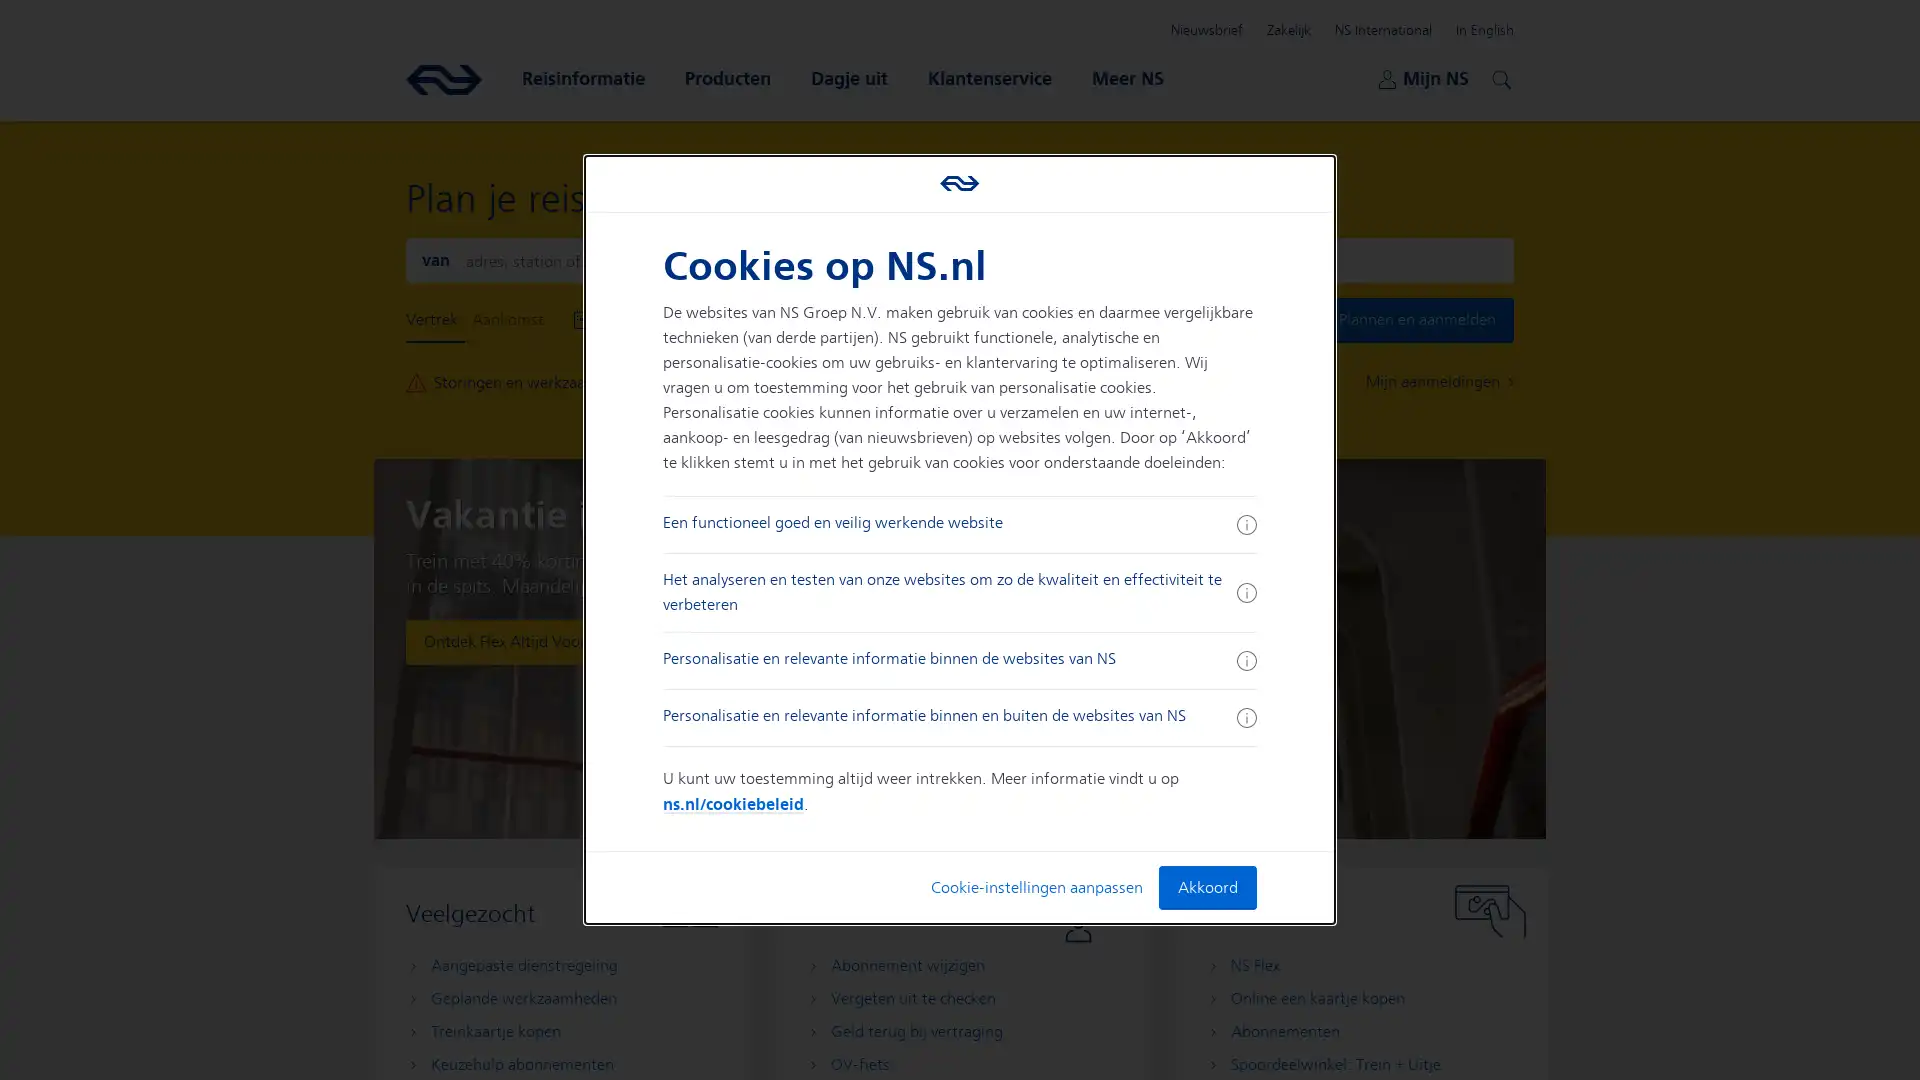  I want to click on Wissel aankomst en vertrek locaties om, so click(958, 259).